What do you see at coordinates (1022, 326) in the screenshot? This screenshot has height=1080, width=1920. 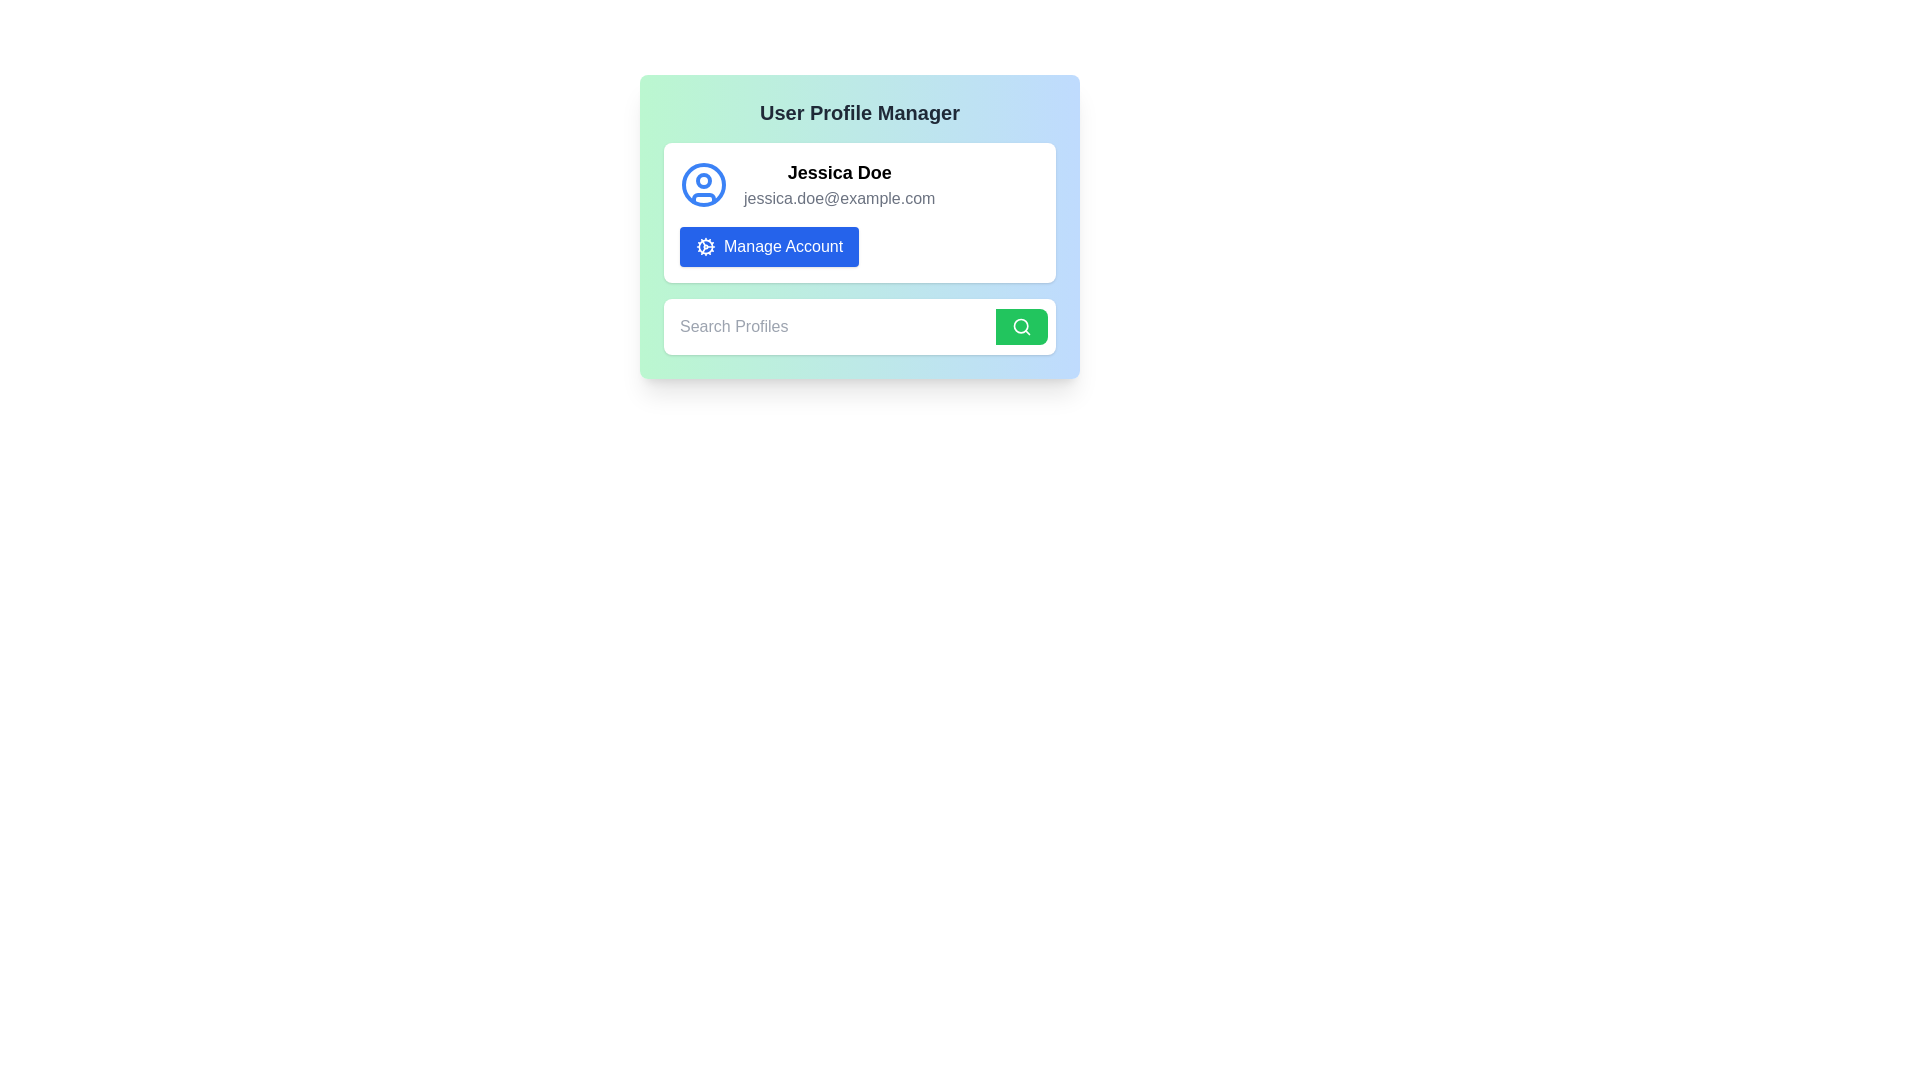 I see `the search icon embedded in the submit button located to the right of the 'Search Profiles' input field` at bounding box center [1022, 326].